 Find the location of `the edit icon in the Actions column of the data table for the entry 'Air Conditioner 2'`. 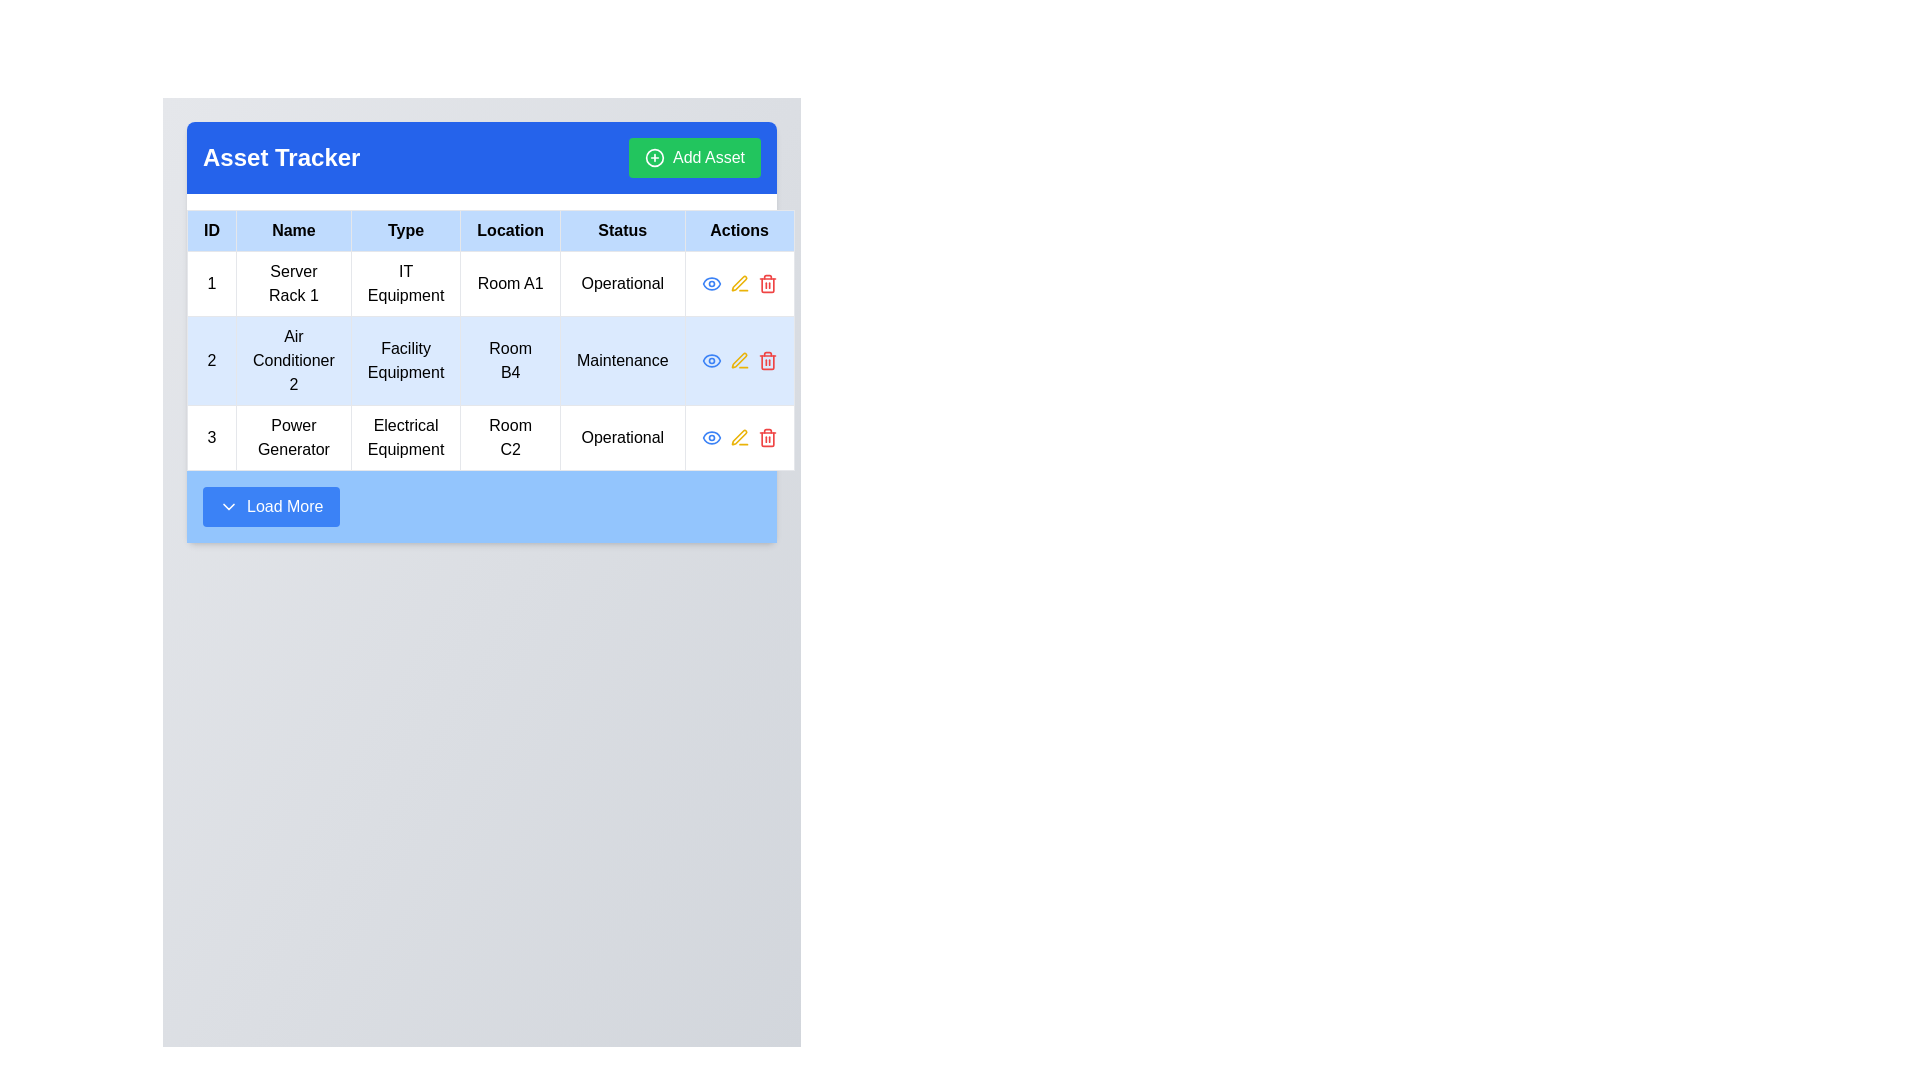

the edit icon in the Actions column of the data table for the entry 'Air Conditioner 2' is located at coordinates (738, 360).